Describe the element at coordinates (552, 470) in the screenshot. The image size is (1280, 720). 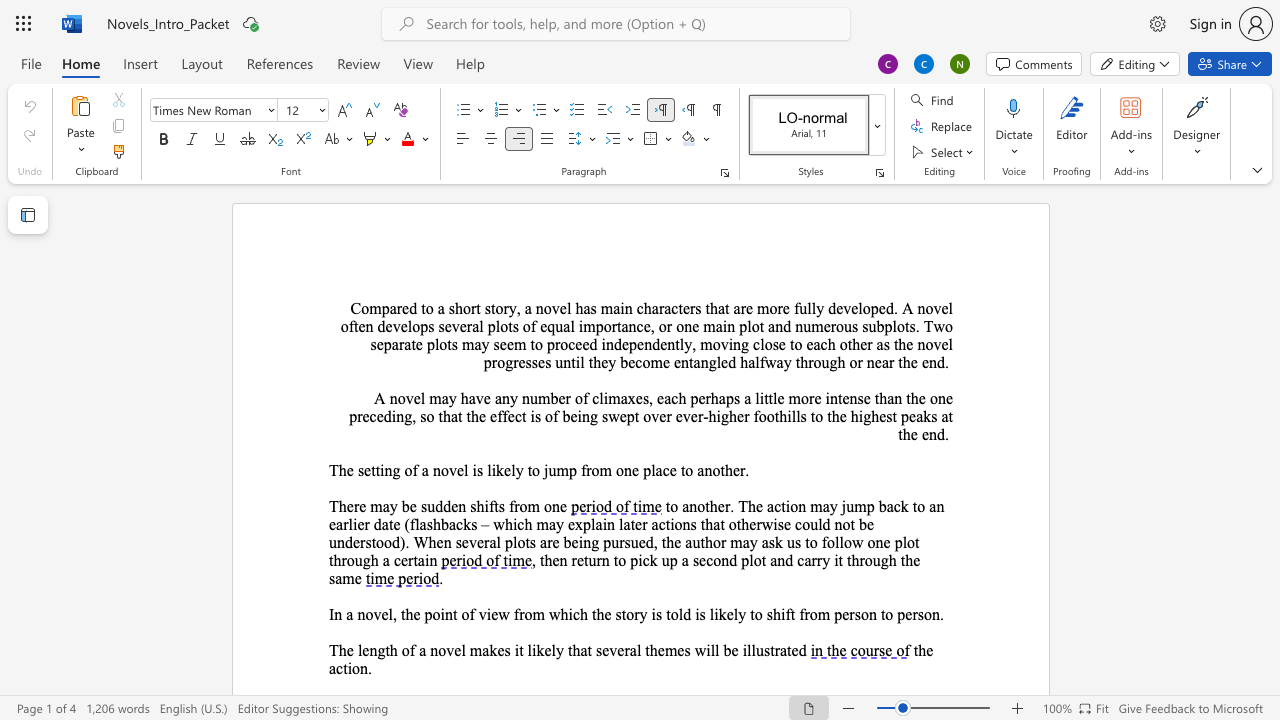
I see `the 1th character "u" in the text` at that location.